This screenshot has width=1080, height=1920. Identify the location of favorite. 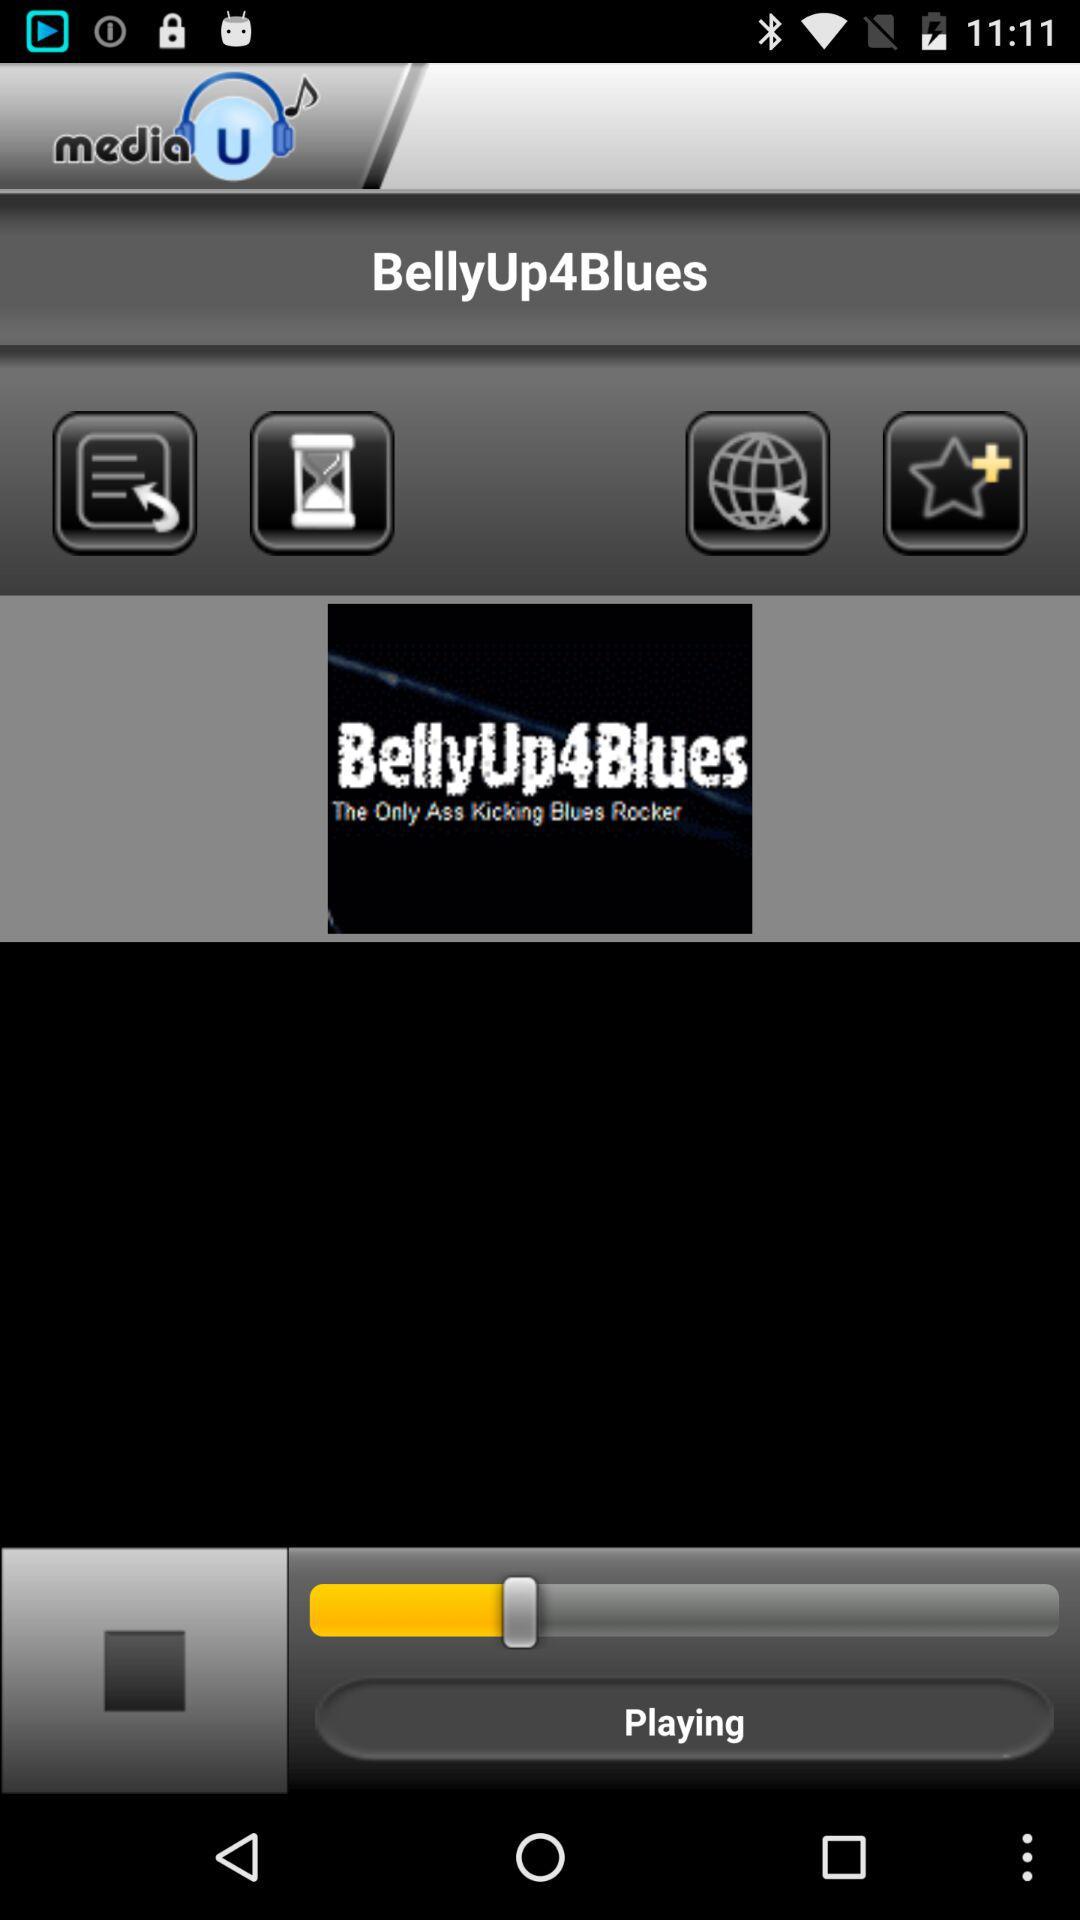
(954, 483).